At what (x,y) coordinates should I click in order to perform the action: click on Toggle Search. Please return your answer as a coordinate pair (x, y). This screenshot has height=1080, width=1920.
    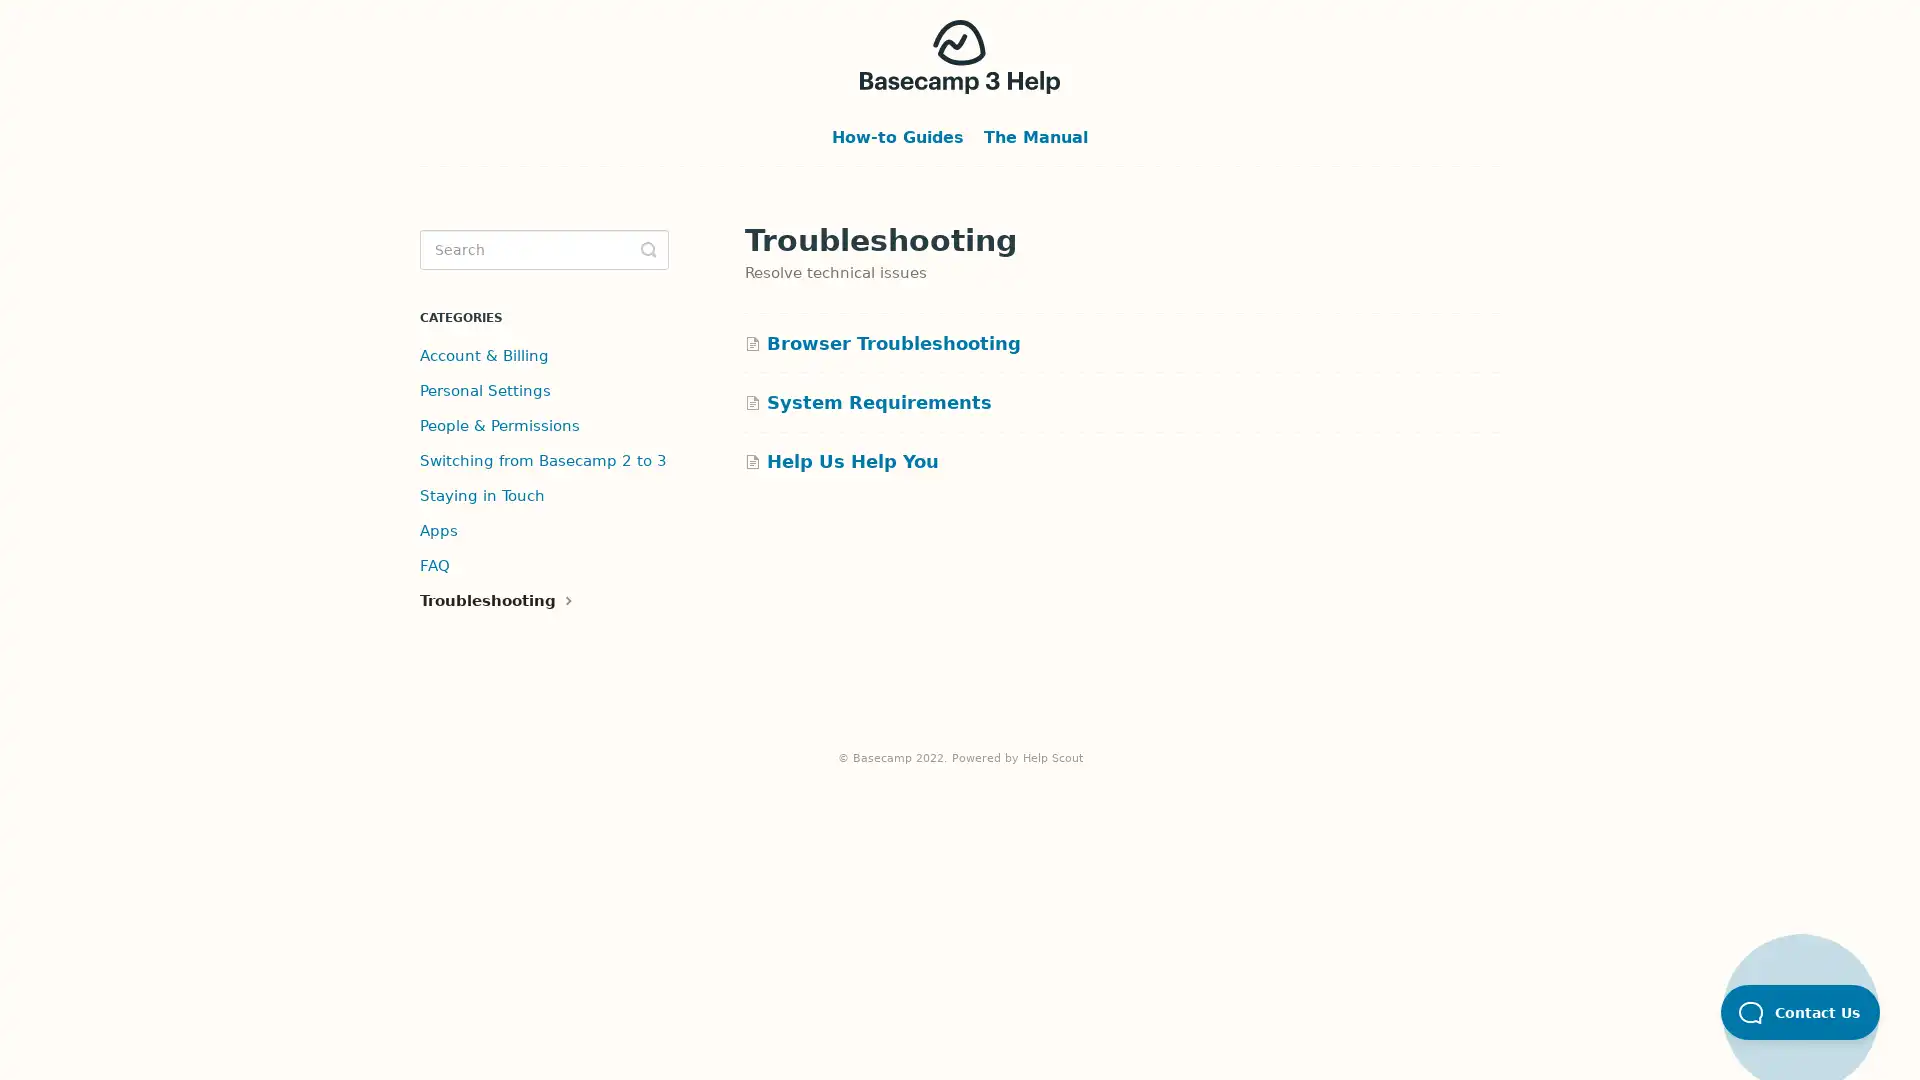
    Looking at the image, I should click on (648, 249).